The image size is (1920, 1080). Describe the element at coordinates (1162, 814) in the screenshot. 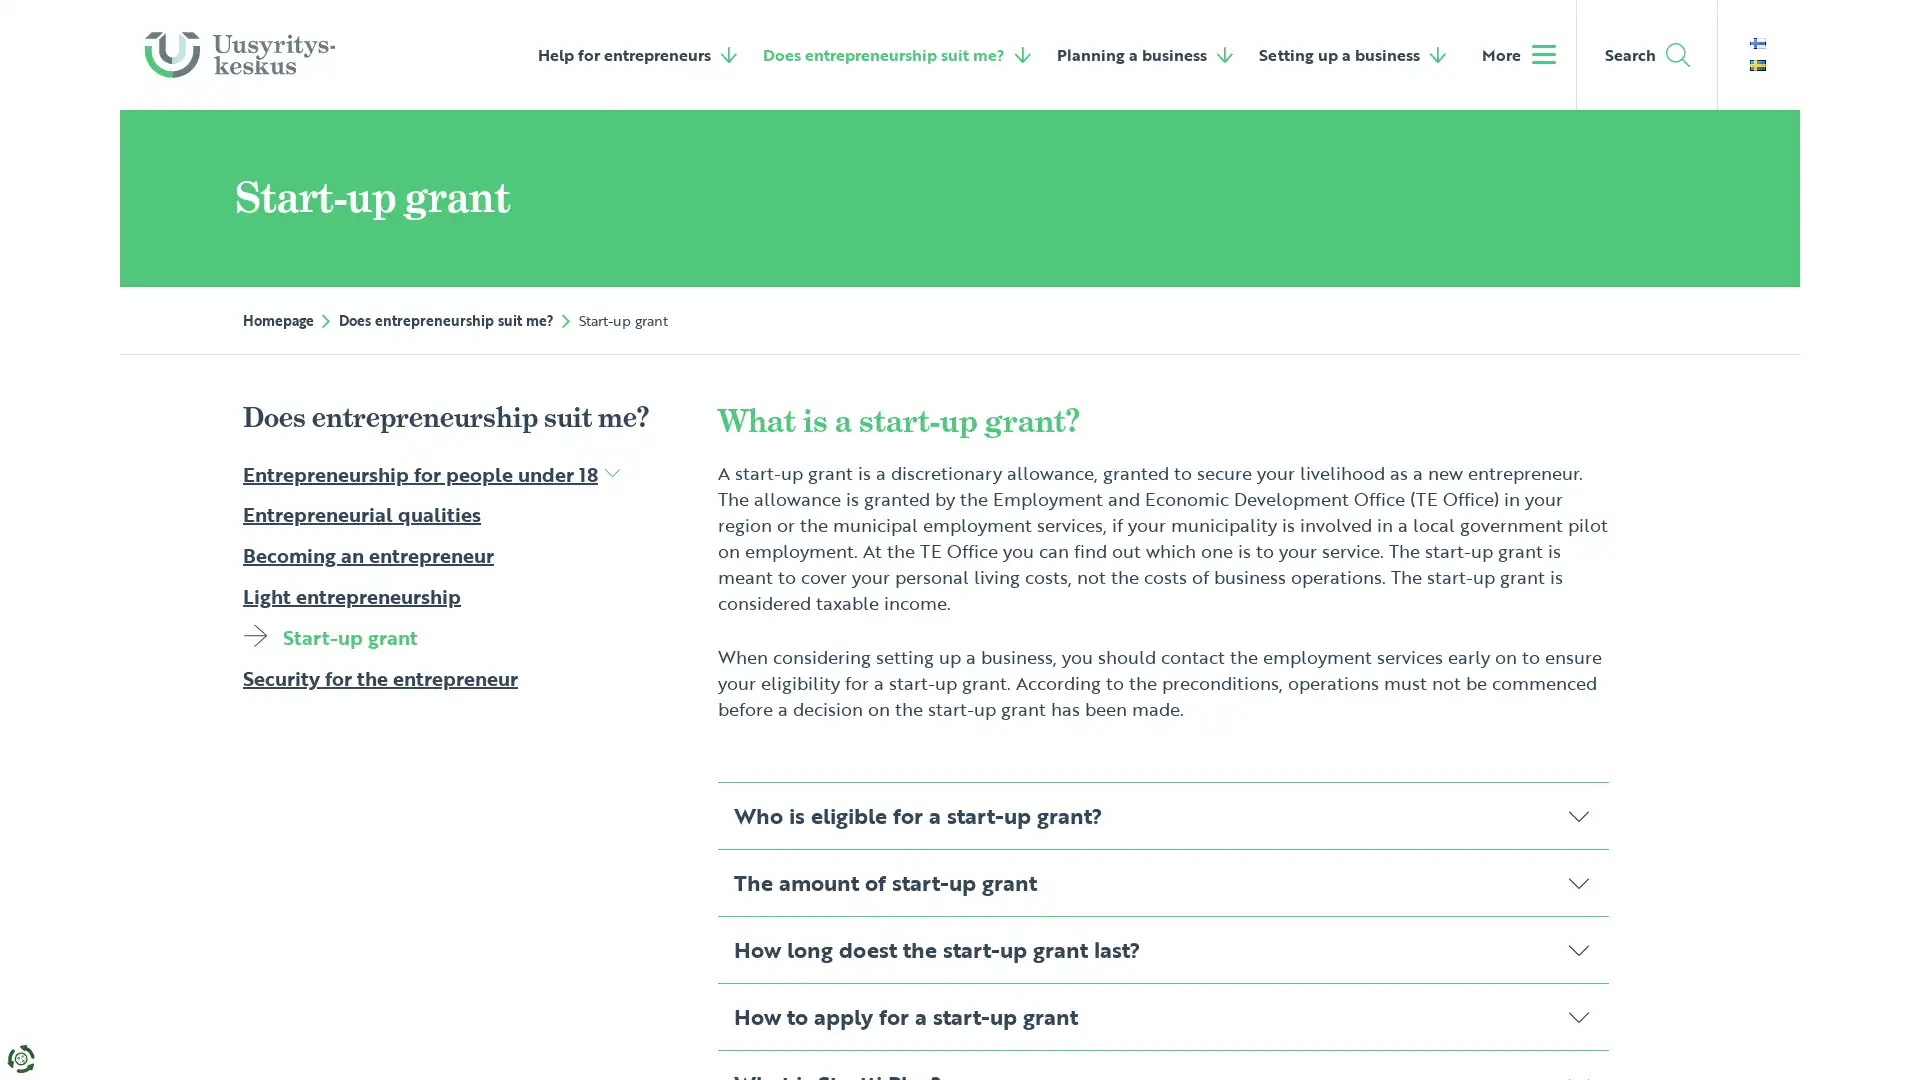

I see `Who is eligible for a start-up grant?` at that location.